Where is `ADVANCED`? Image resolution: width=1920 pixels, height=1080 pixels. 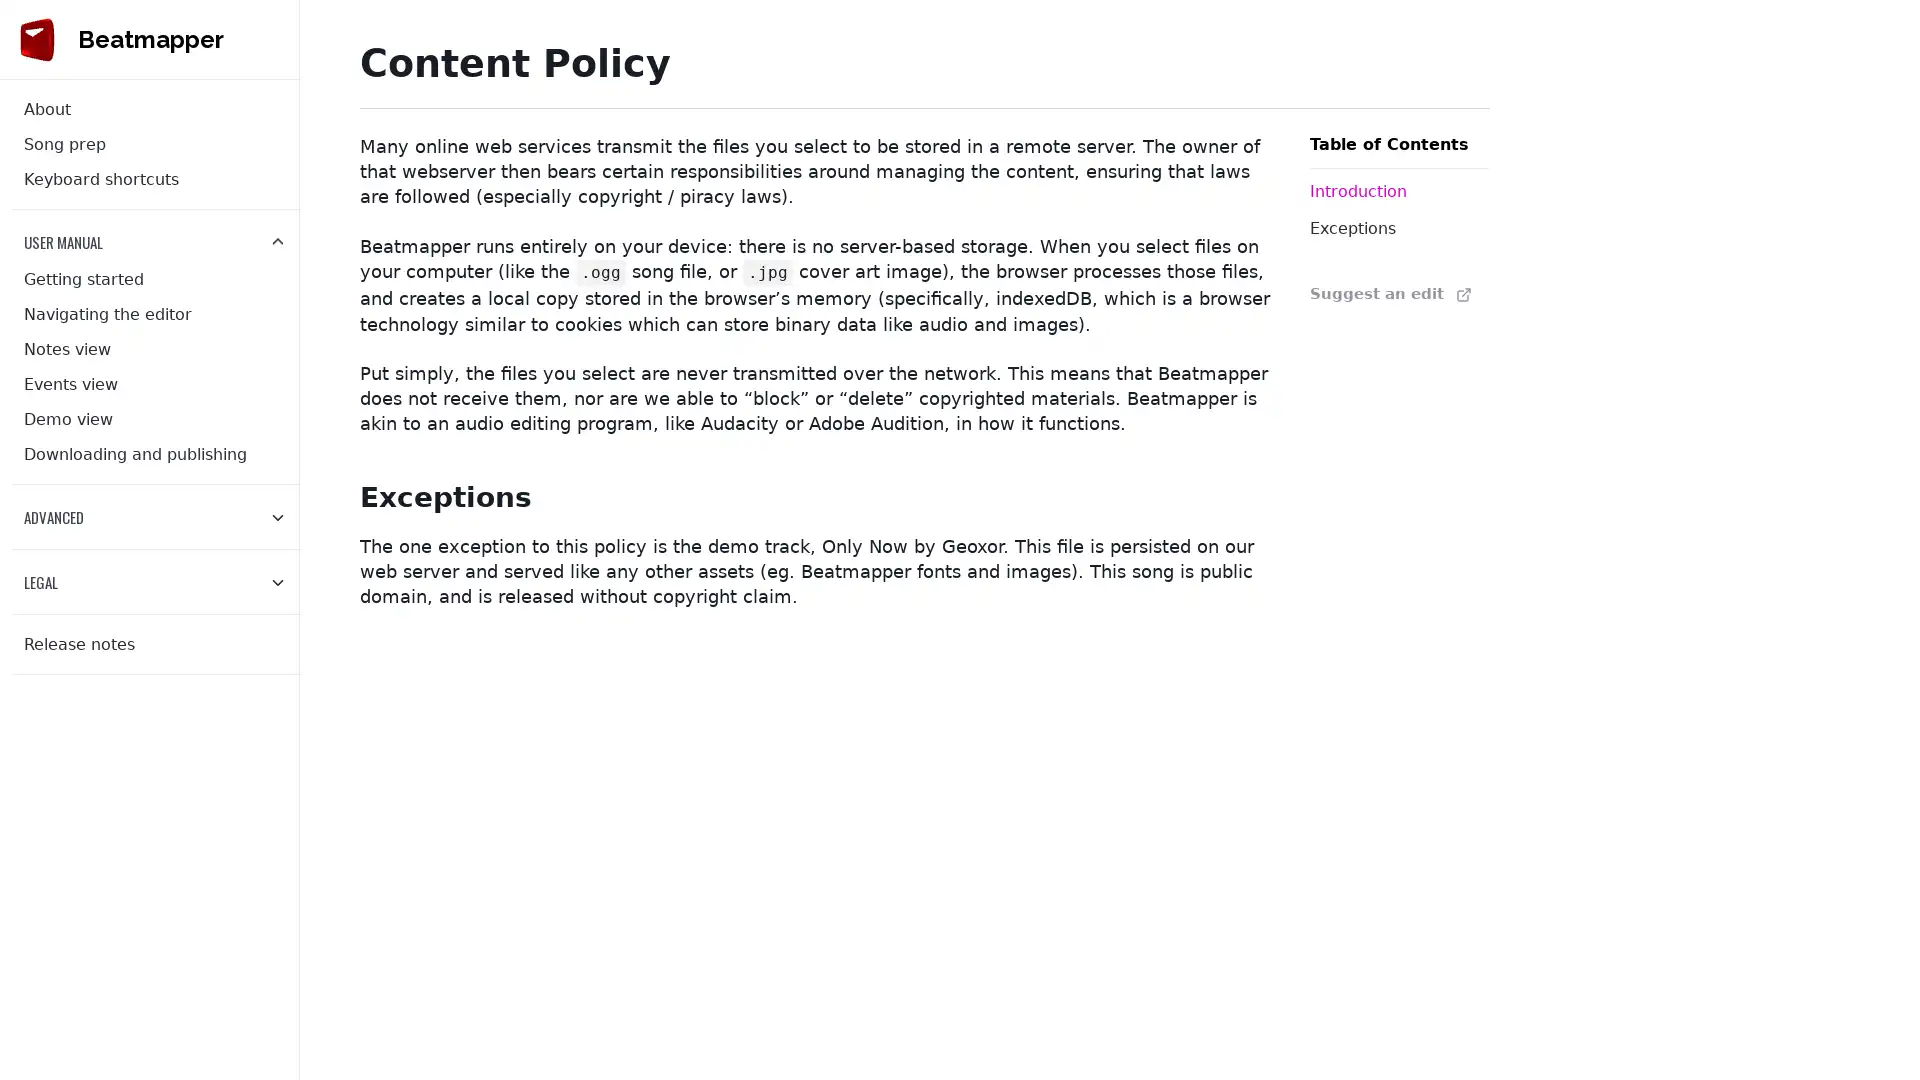 ADVANCED is located at coordinates (154, 515).